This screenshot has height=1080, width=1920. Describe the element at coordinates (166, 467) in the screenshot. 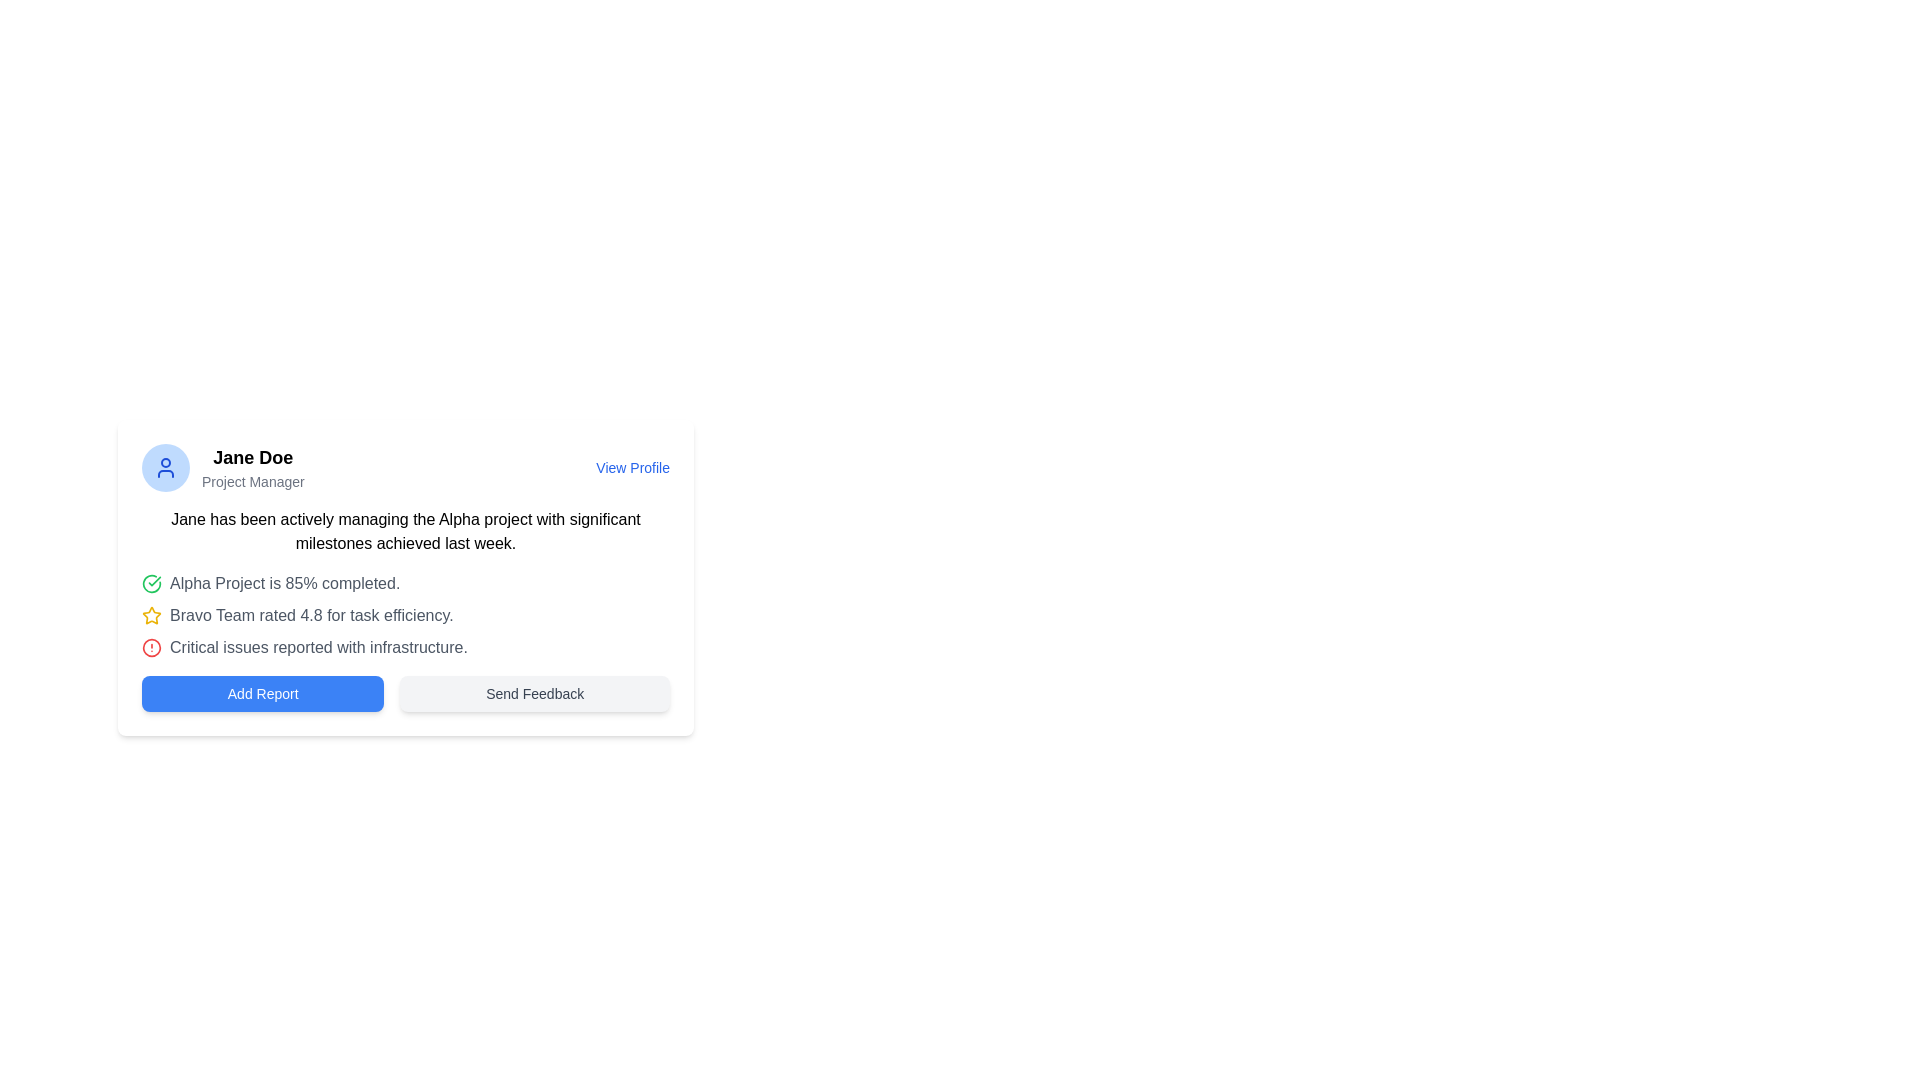

I see `the user icon, which is outlined in blue and located within a circular blue background in the top-left corner of the card containing 'Jane Doe's profile information` at that location.